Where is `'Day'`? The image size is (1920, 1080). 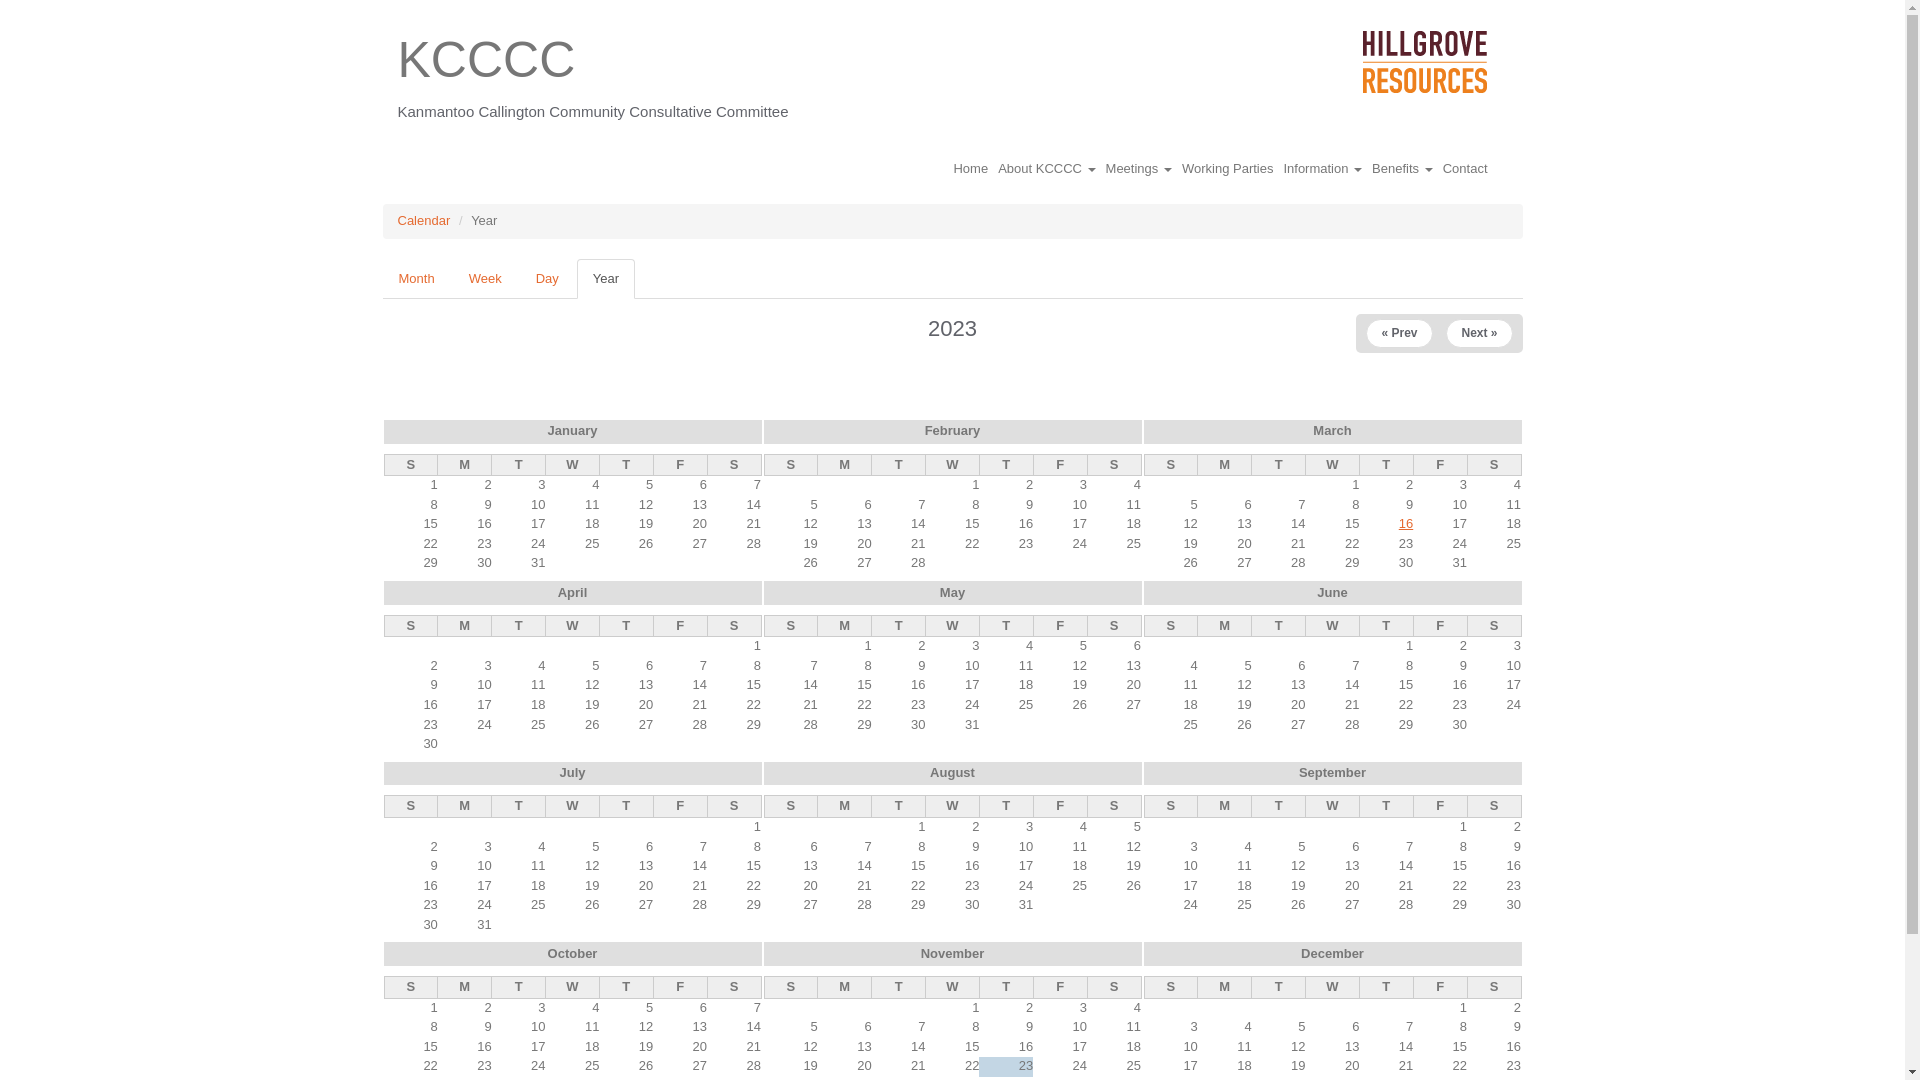 'Day' is located at coordinates (547, 279).